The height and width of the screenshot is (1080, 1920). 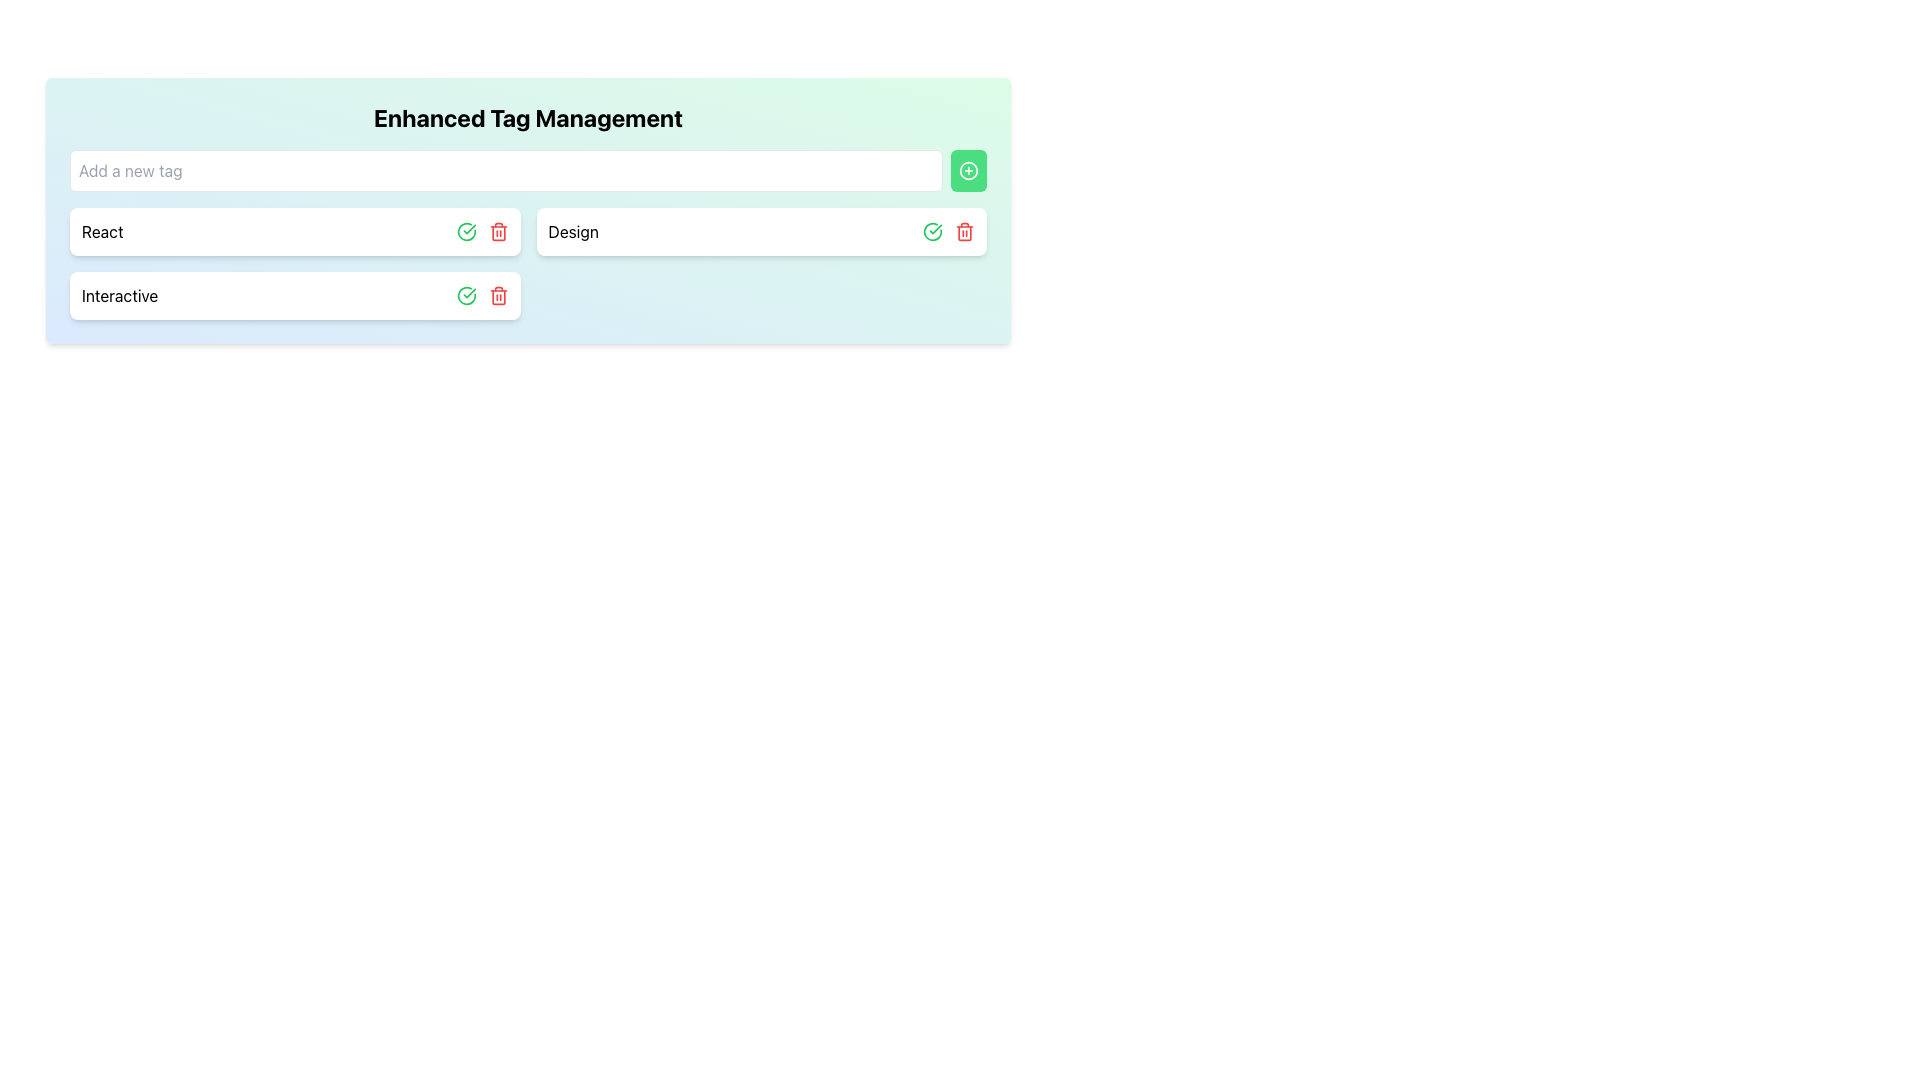 I want to click on the confirmation icon associated with the 'Design' tag, which is the first icon in the group to the left of the red trash bin icon in the second row of the tag management interface, so click(x=931, y=230).